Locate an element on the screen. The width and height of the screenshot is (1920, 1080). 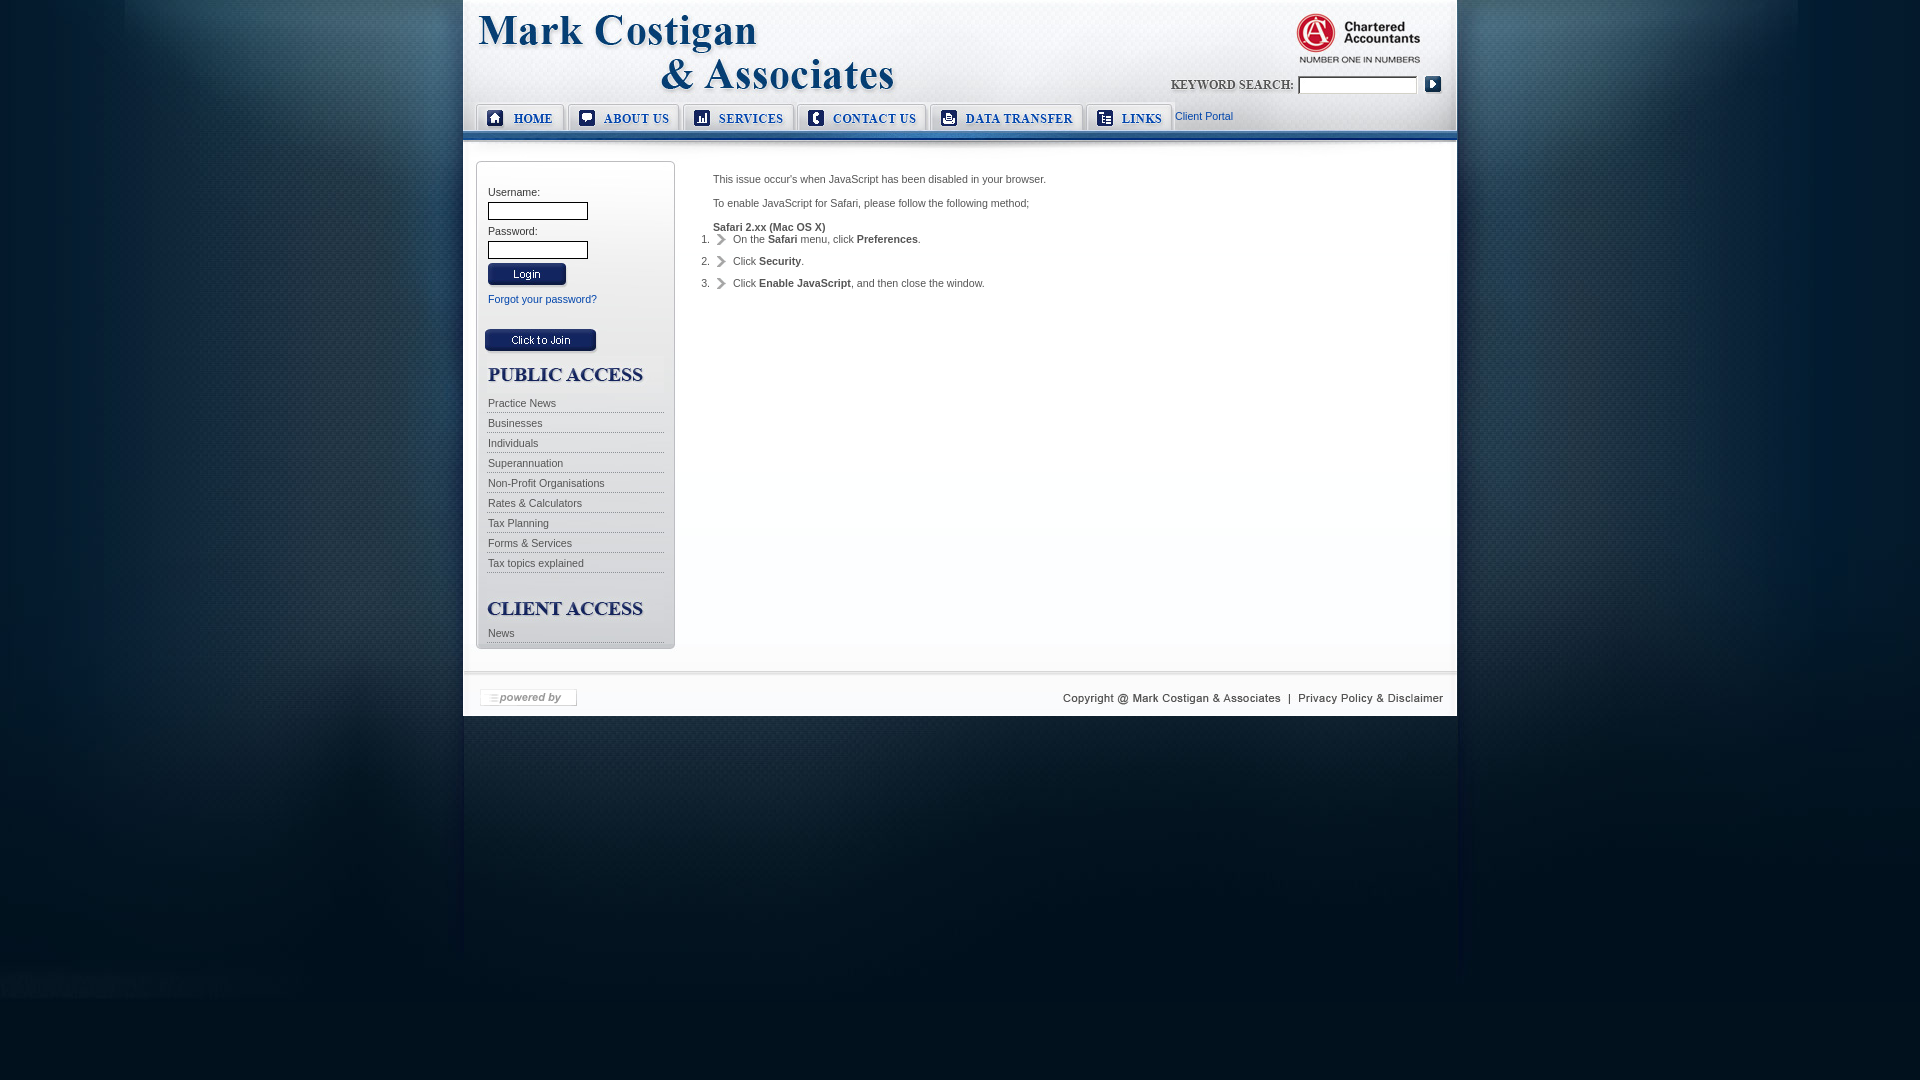
'News' is located at coordinates (501, 632).